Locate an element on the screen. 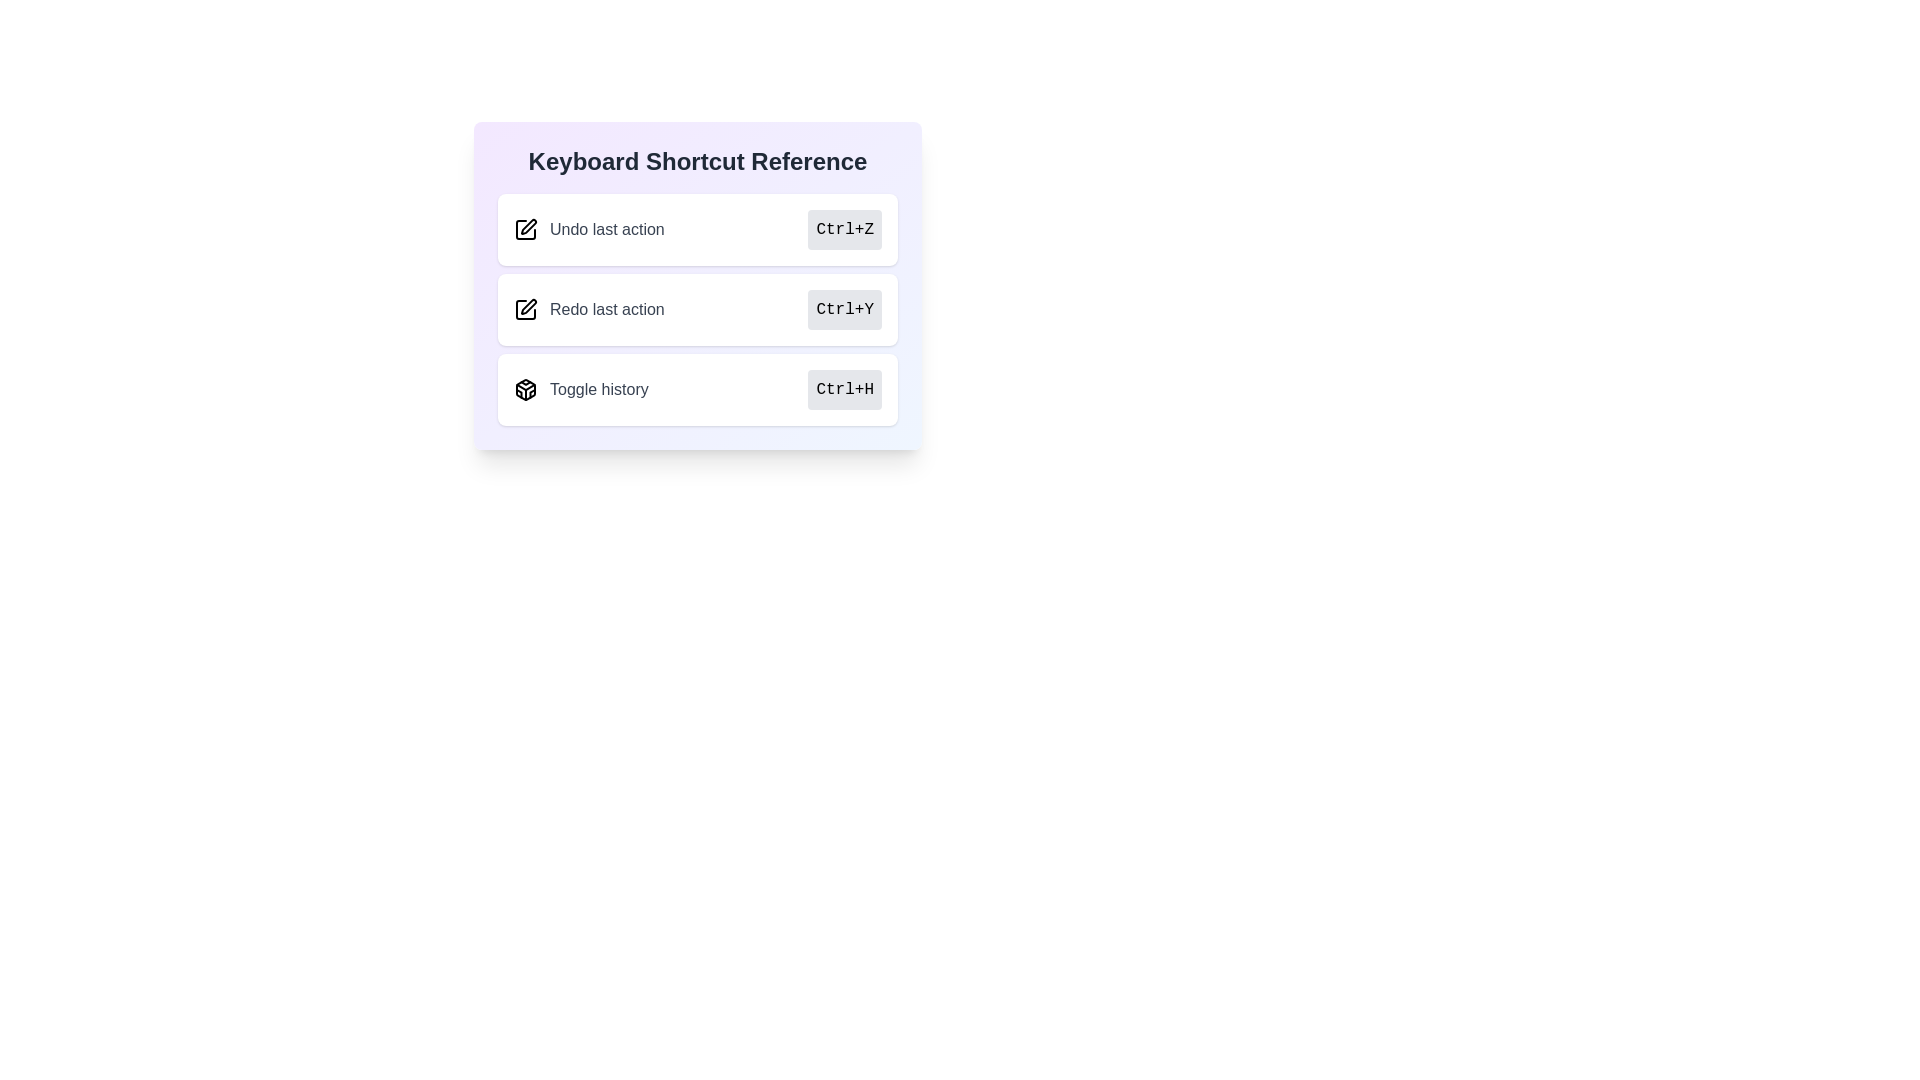  the cube icon located to the left of the 'Toggle history' text in the third row of the 'Keyboard Shortcut Reference' card to visually associate it with its corresponding text is located at coordinates (526, 389).